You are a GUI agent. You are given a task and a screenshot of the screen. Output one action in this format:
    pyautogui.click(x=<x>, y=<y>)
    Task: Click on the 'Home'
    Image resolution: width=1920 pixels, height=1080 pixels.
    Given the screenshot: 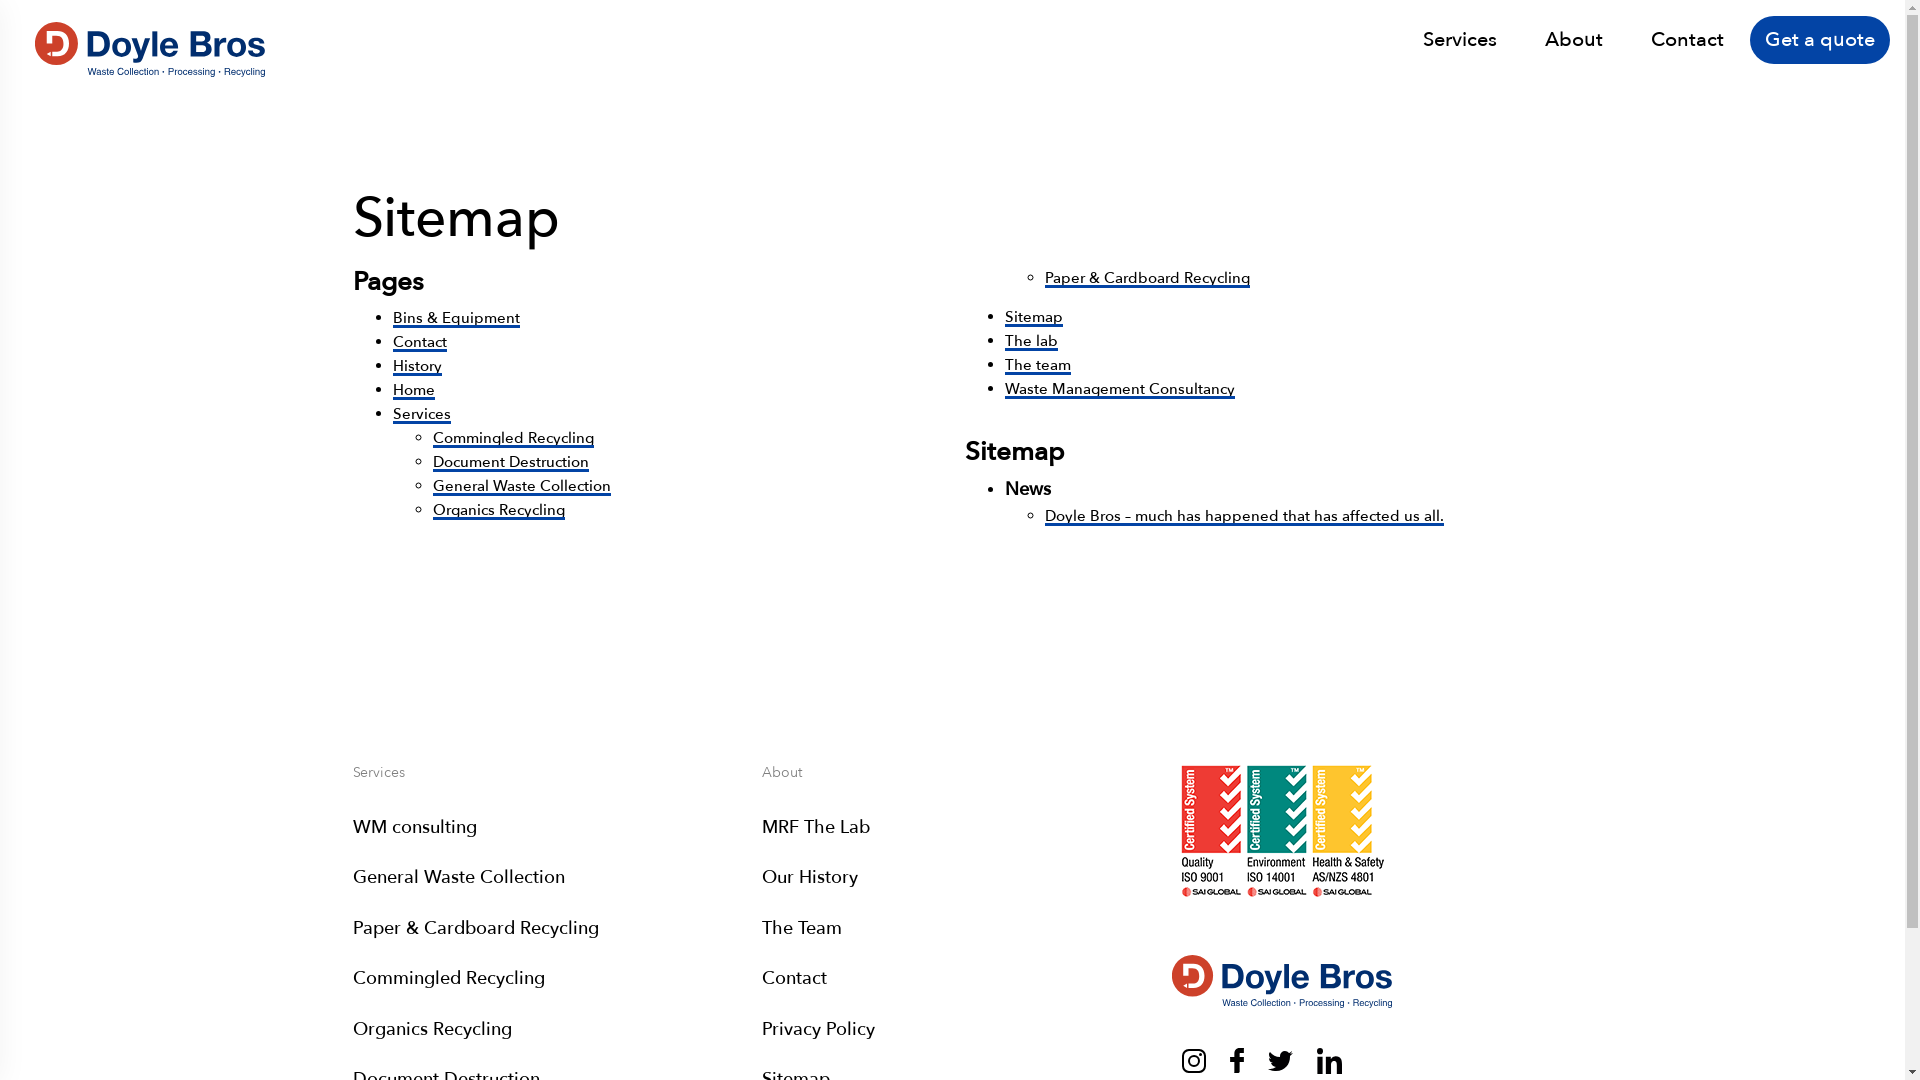 What is the action you would take?
    pyautogui.click(x=392, y=389)
    